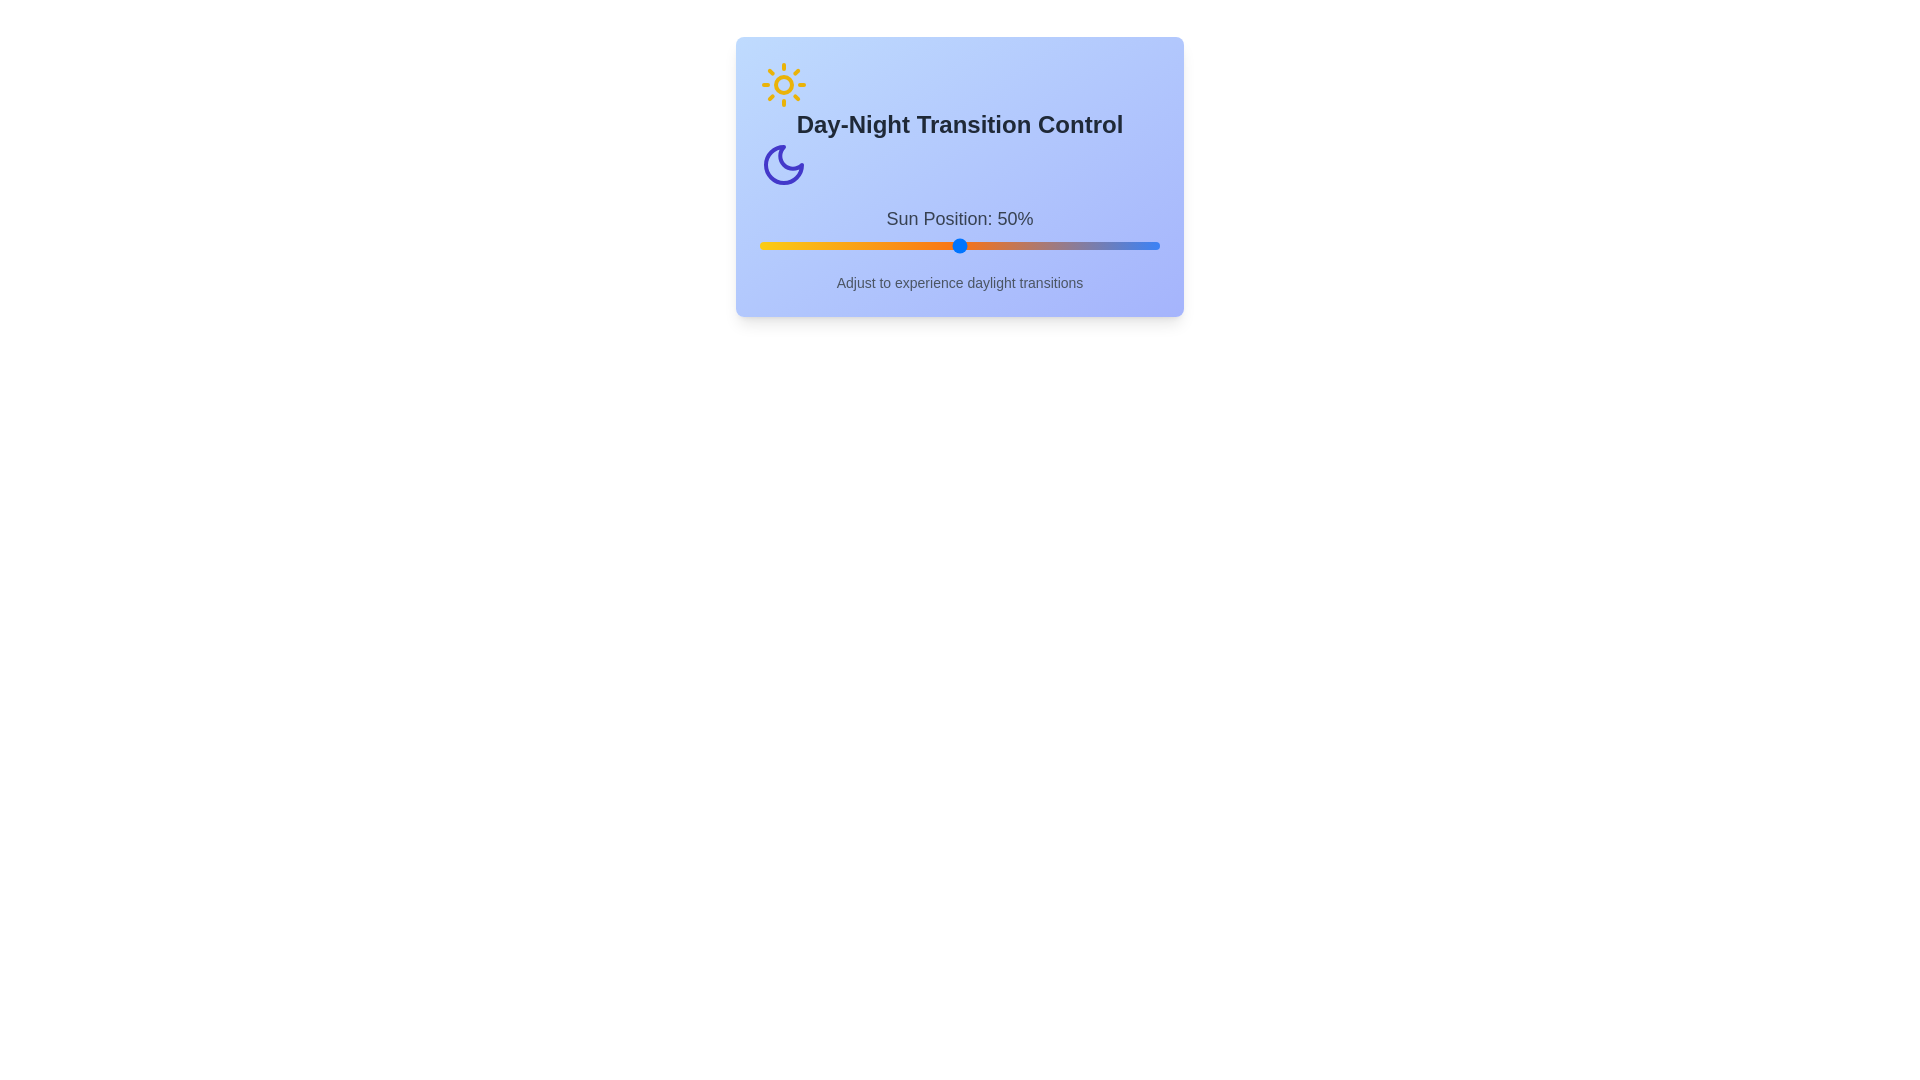 The height and width of the screenshot is (1080, 1920). Describe the element at coordinates (1123, 245) in the screenshot. I see `the sun position slider to 91%` at that location.